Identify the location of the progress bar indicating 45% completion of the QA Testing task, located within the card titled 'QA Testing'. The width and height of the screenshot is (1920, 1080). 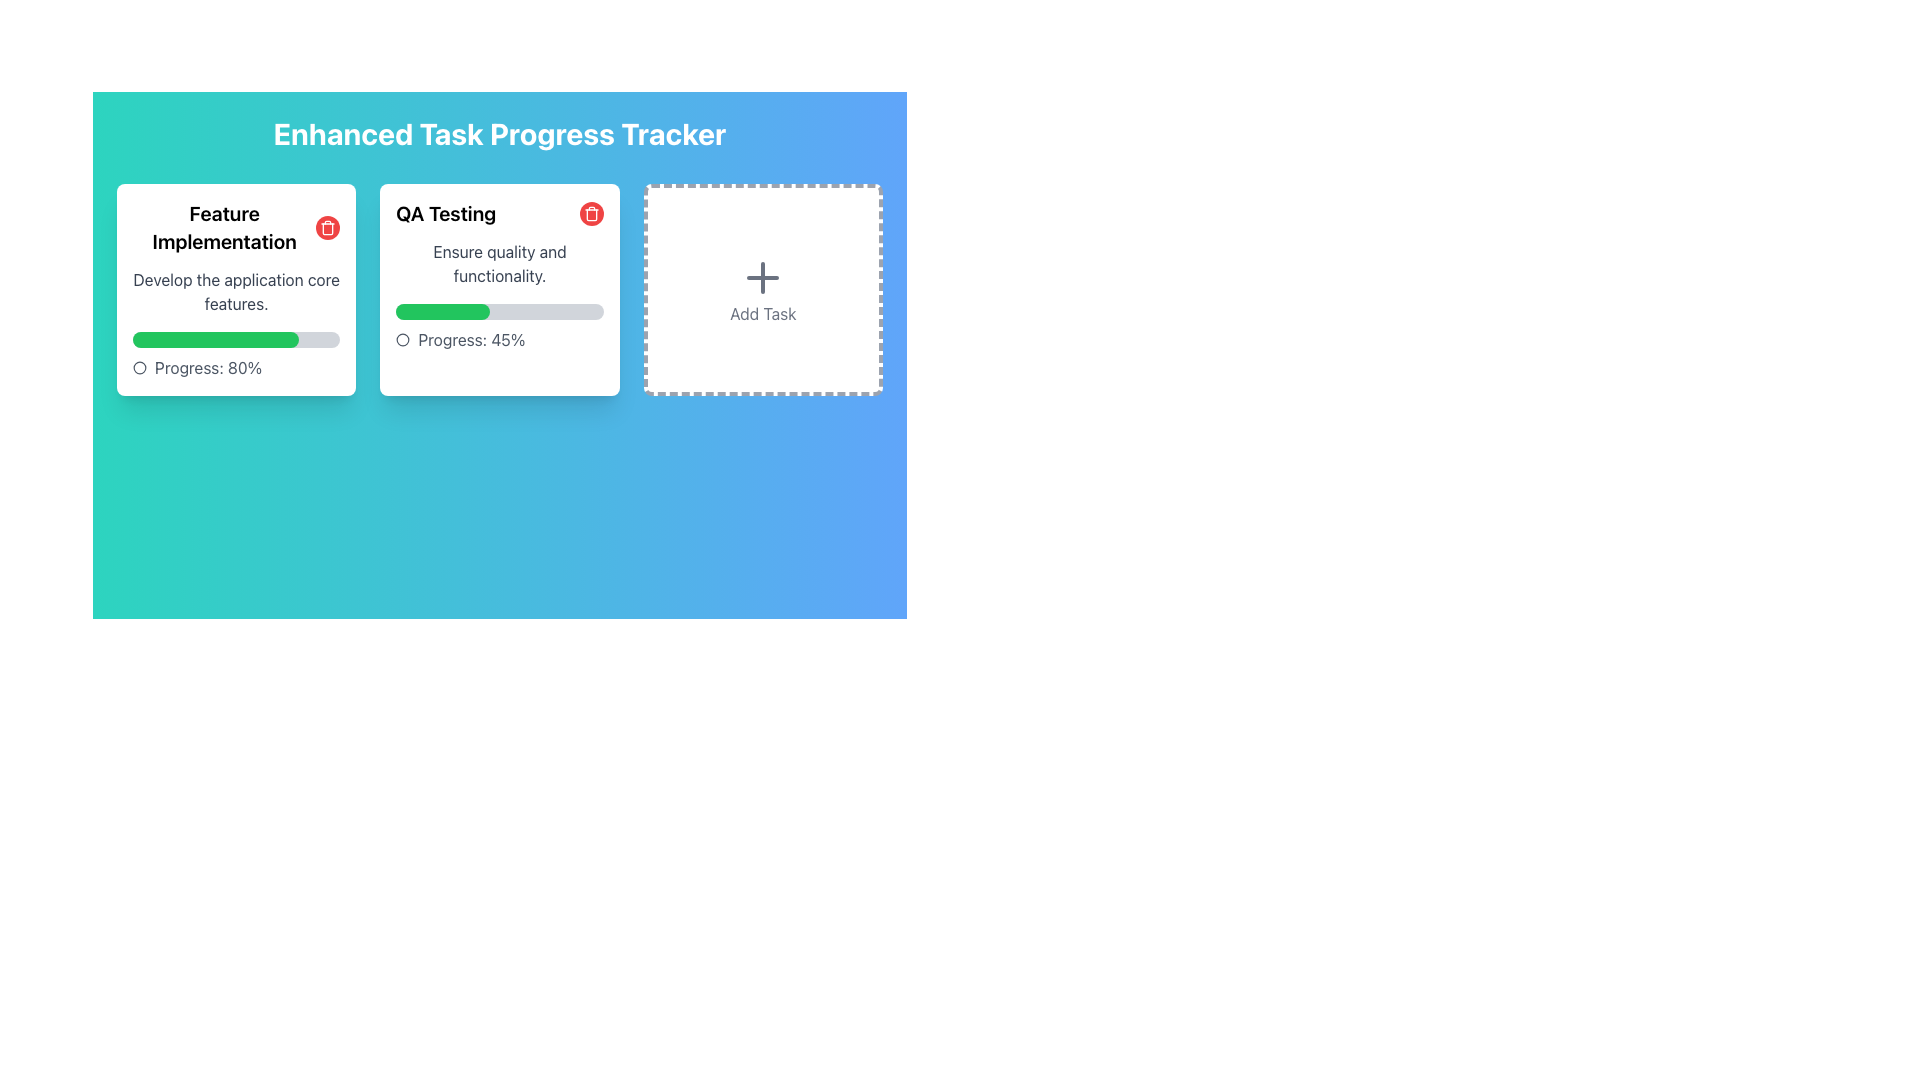
(499, 312).